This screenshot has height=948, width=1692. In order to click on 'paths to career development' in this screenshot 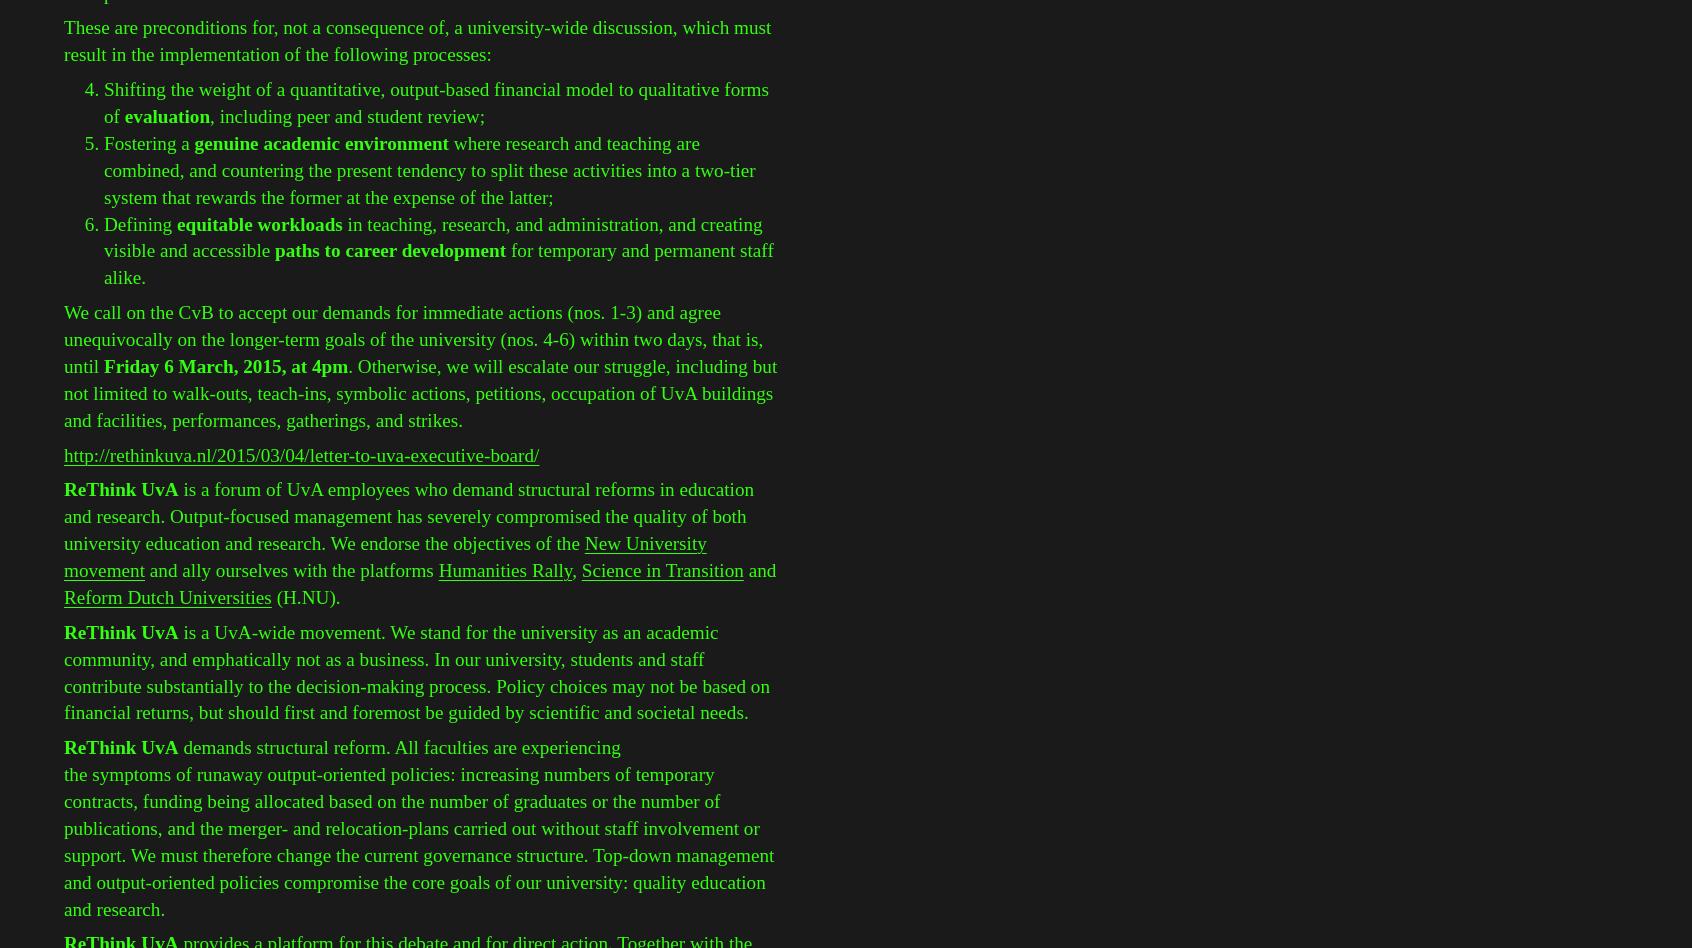, I will do `click(392, 250)`.